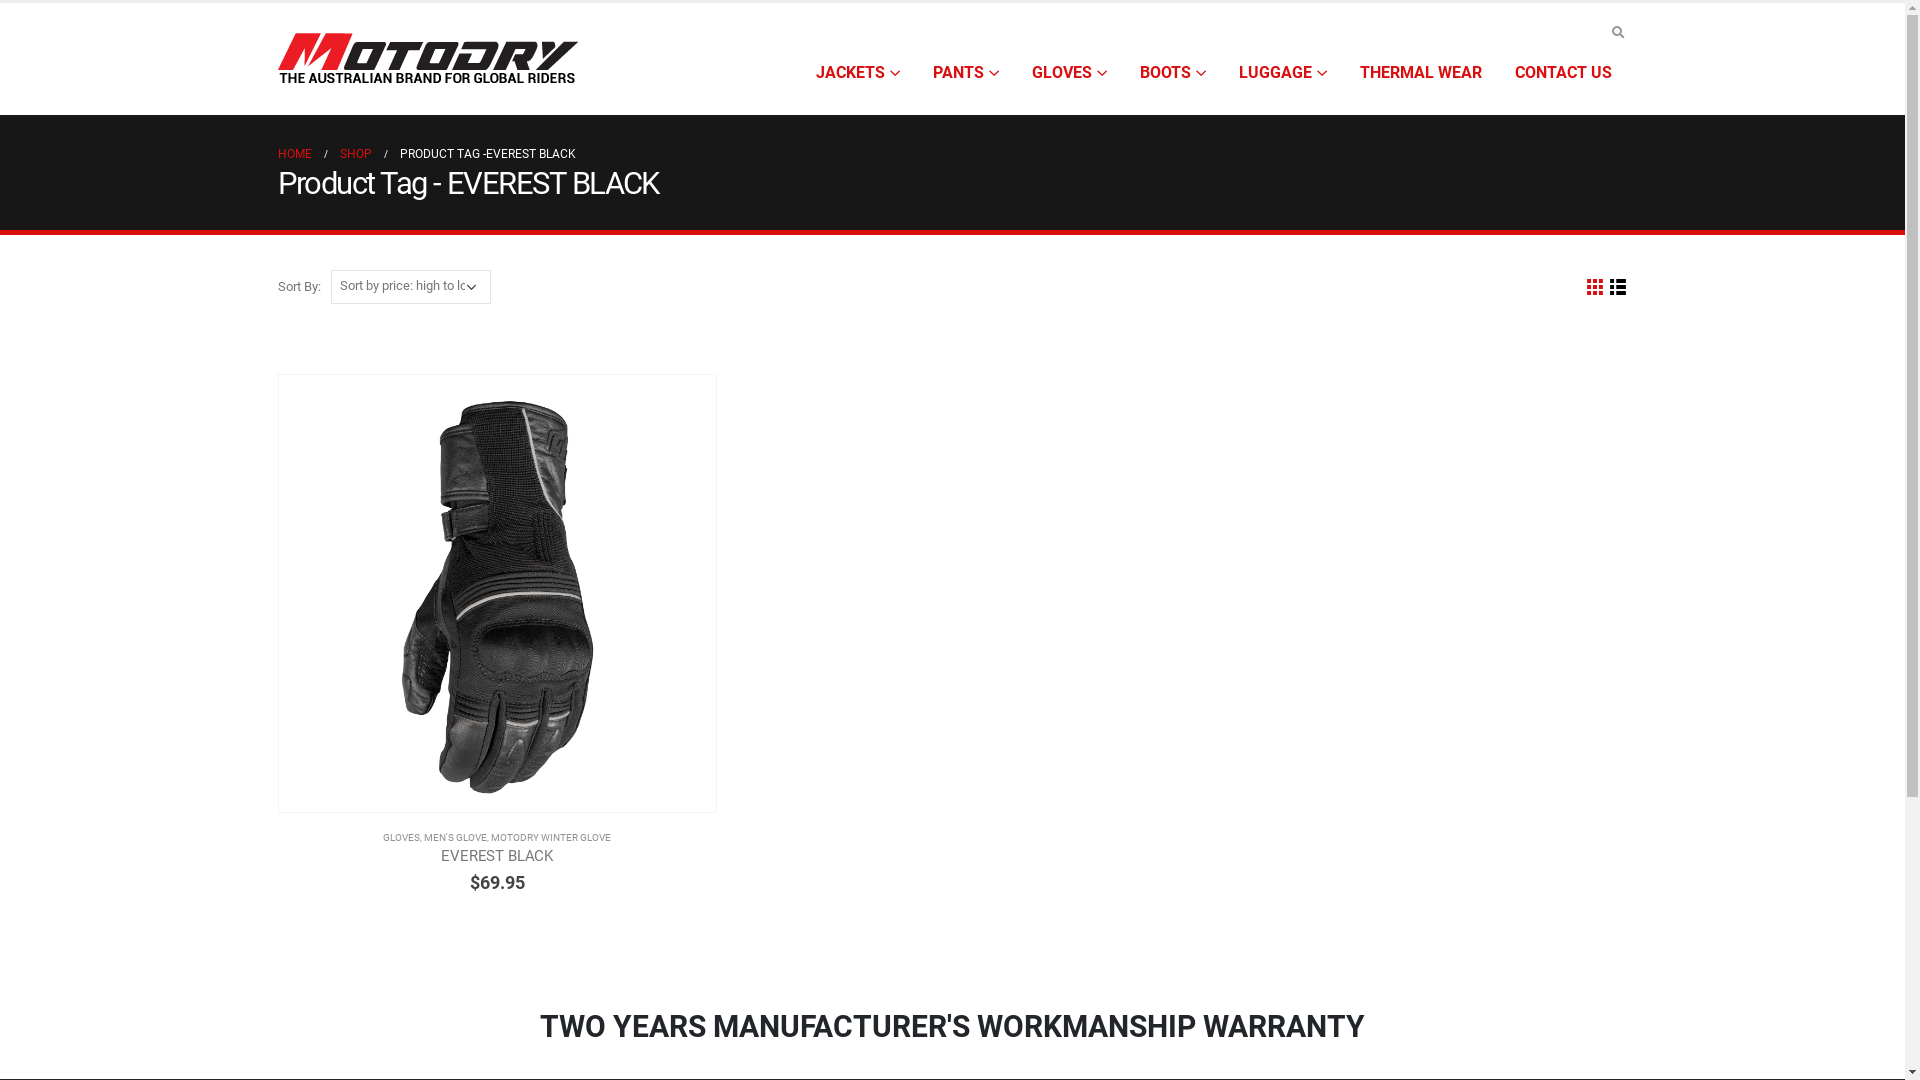 The height and width of the screenshot is (1080, 1920). Describe the element at coordinates (858, 72) in the screenshot. I see `'JACKETS'` at that location.